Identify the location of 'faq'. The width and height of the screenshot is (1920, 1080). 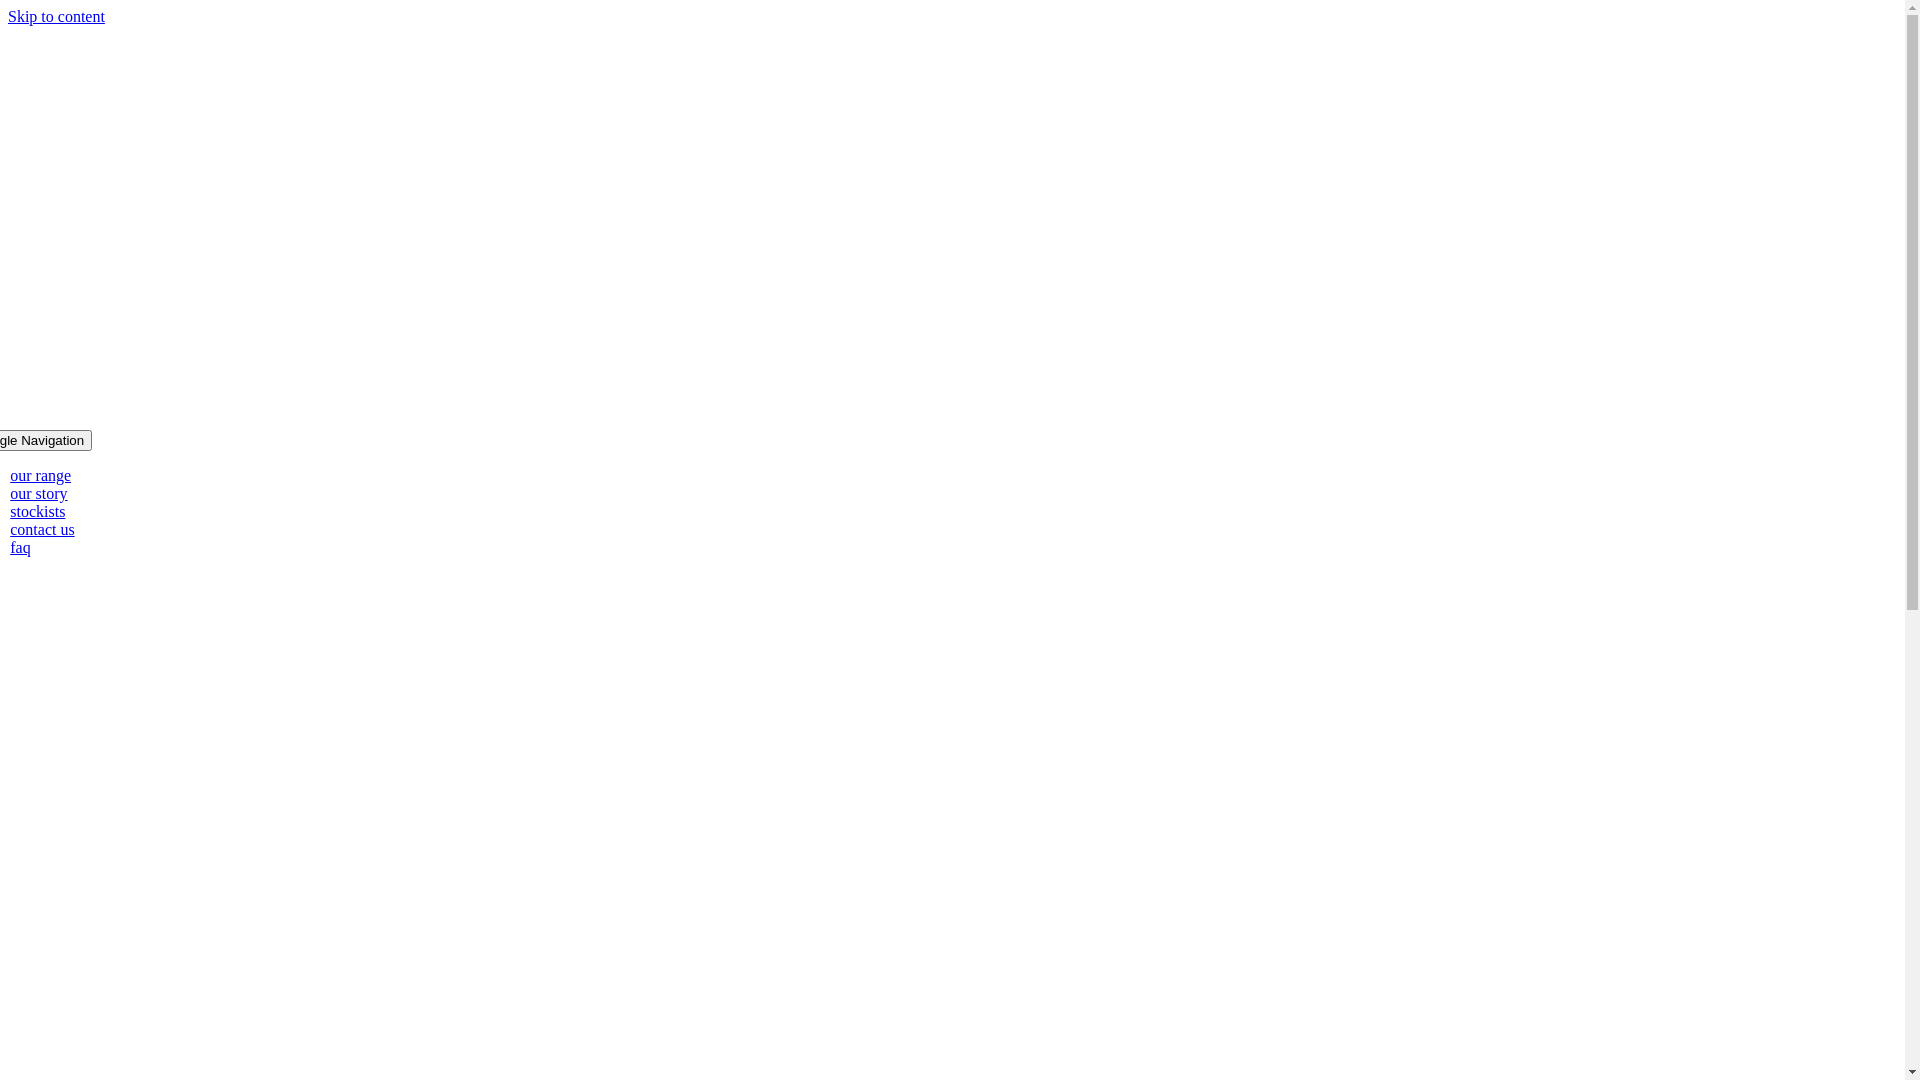
(19, 547).